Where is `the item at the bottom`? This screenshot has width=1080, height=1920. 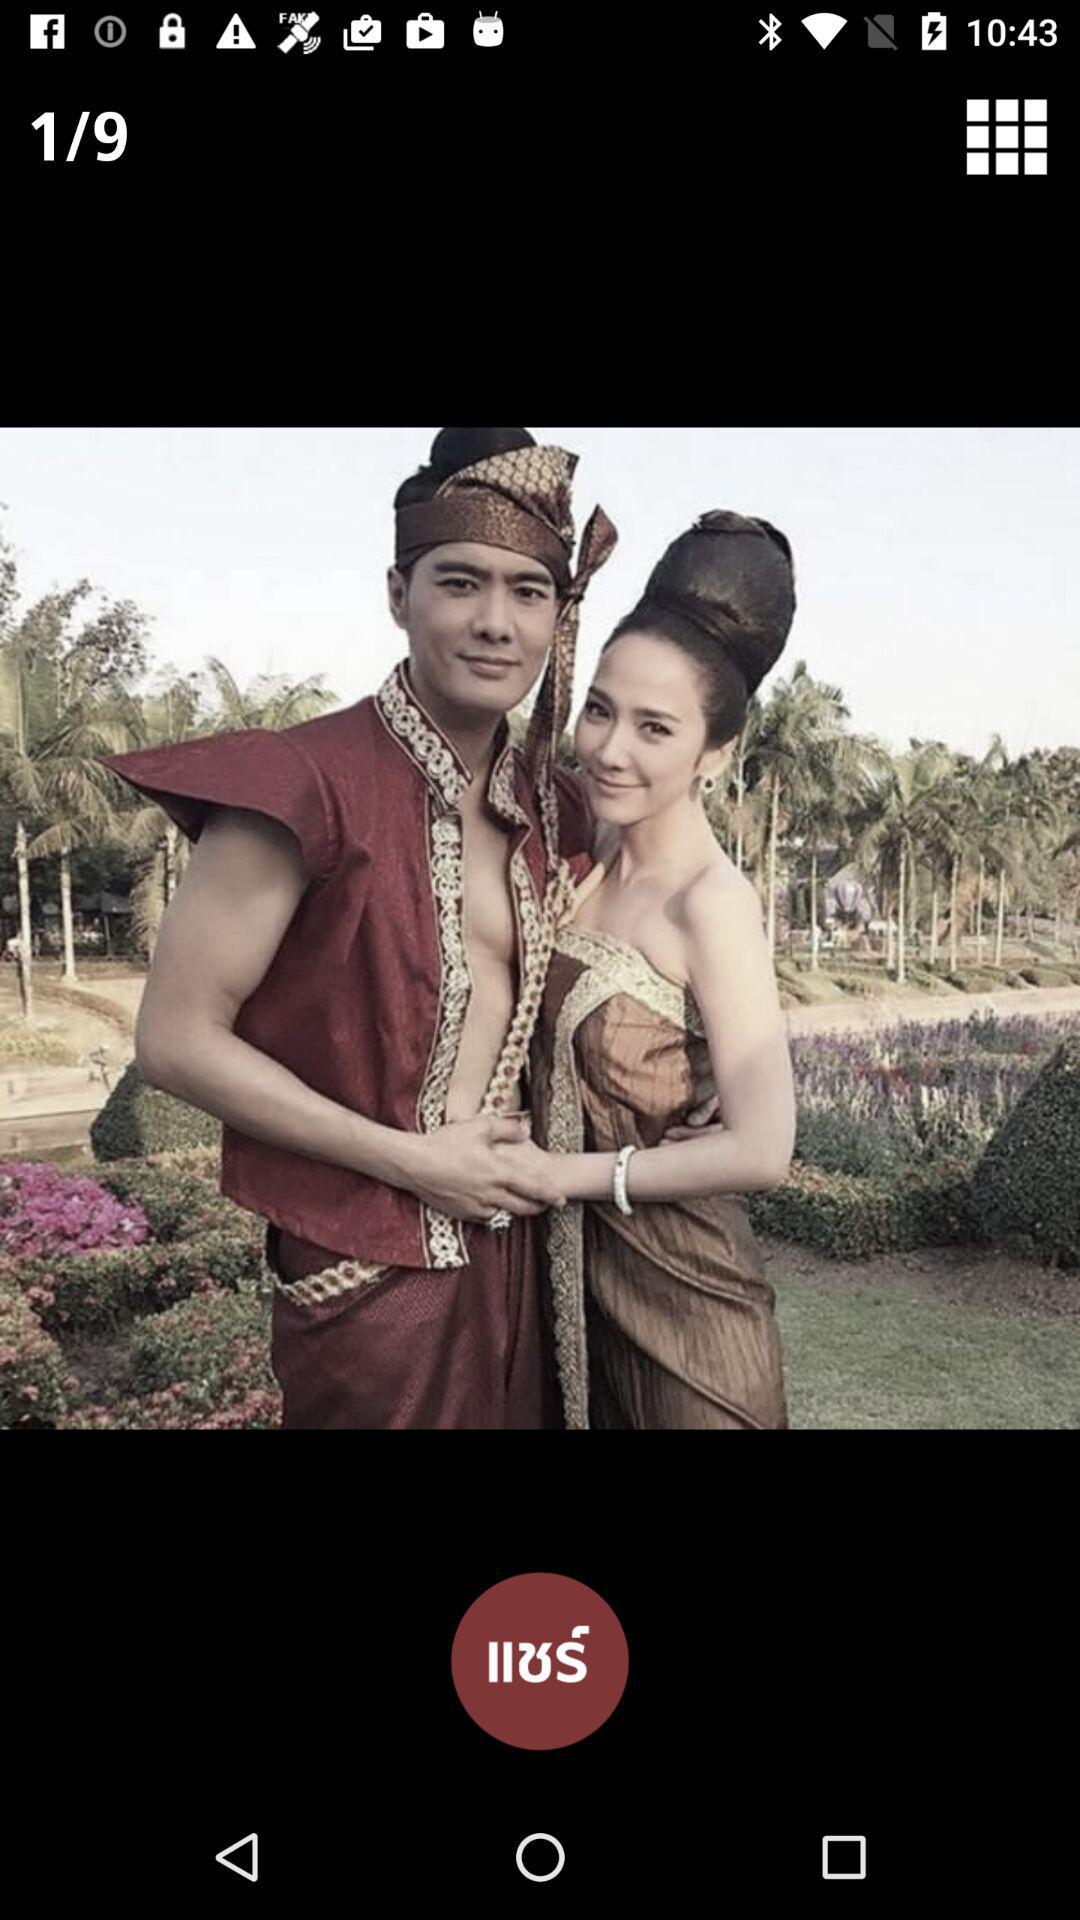 the item at the bottom is located at coordinates (540, 1659).